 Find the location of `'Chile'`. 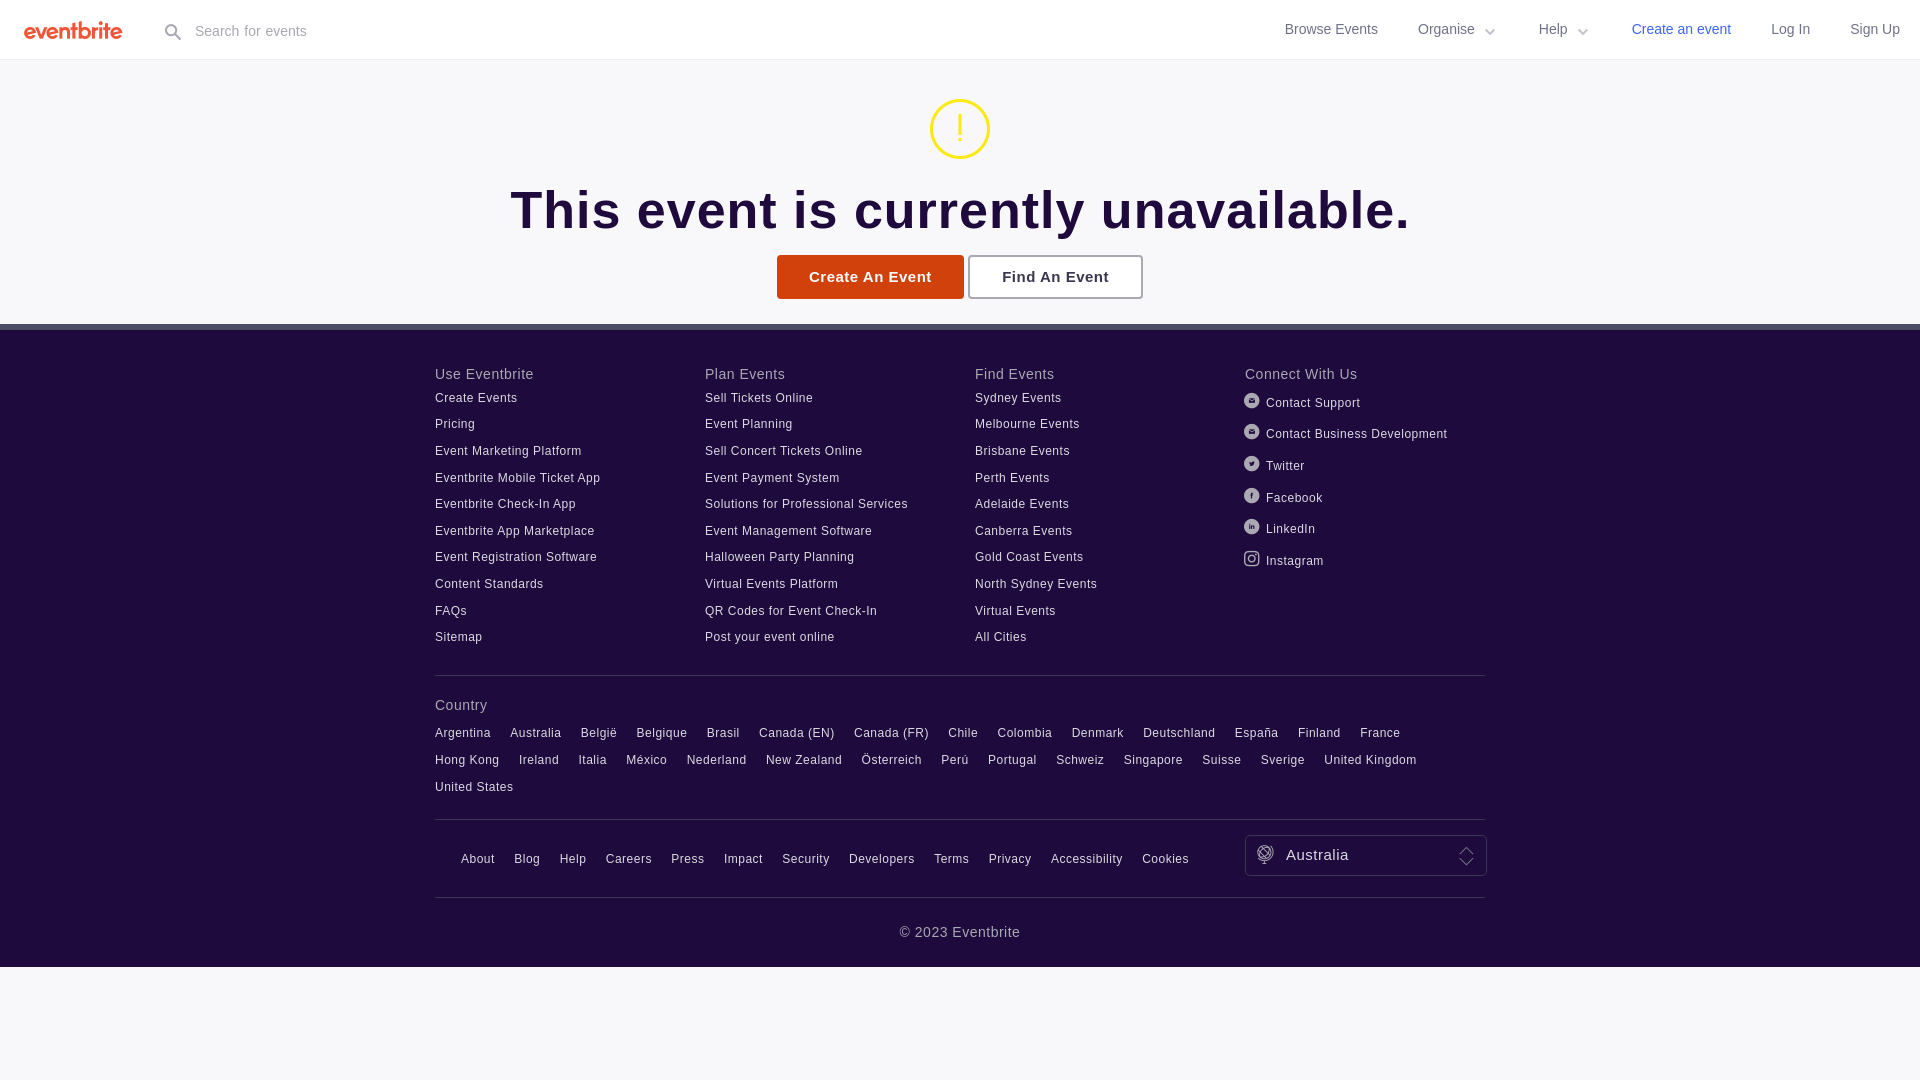

'Chile' is located at coordinates (963, 732).